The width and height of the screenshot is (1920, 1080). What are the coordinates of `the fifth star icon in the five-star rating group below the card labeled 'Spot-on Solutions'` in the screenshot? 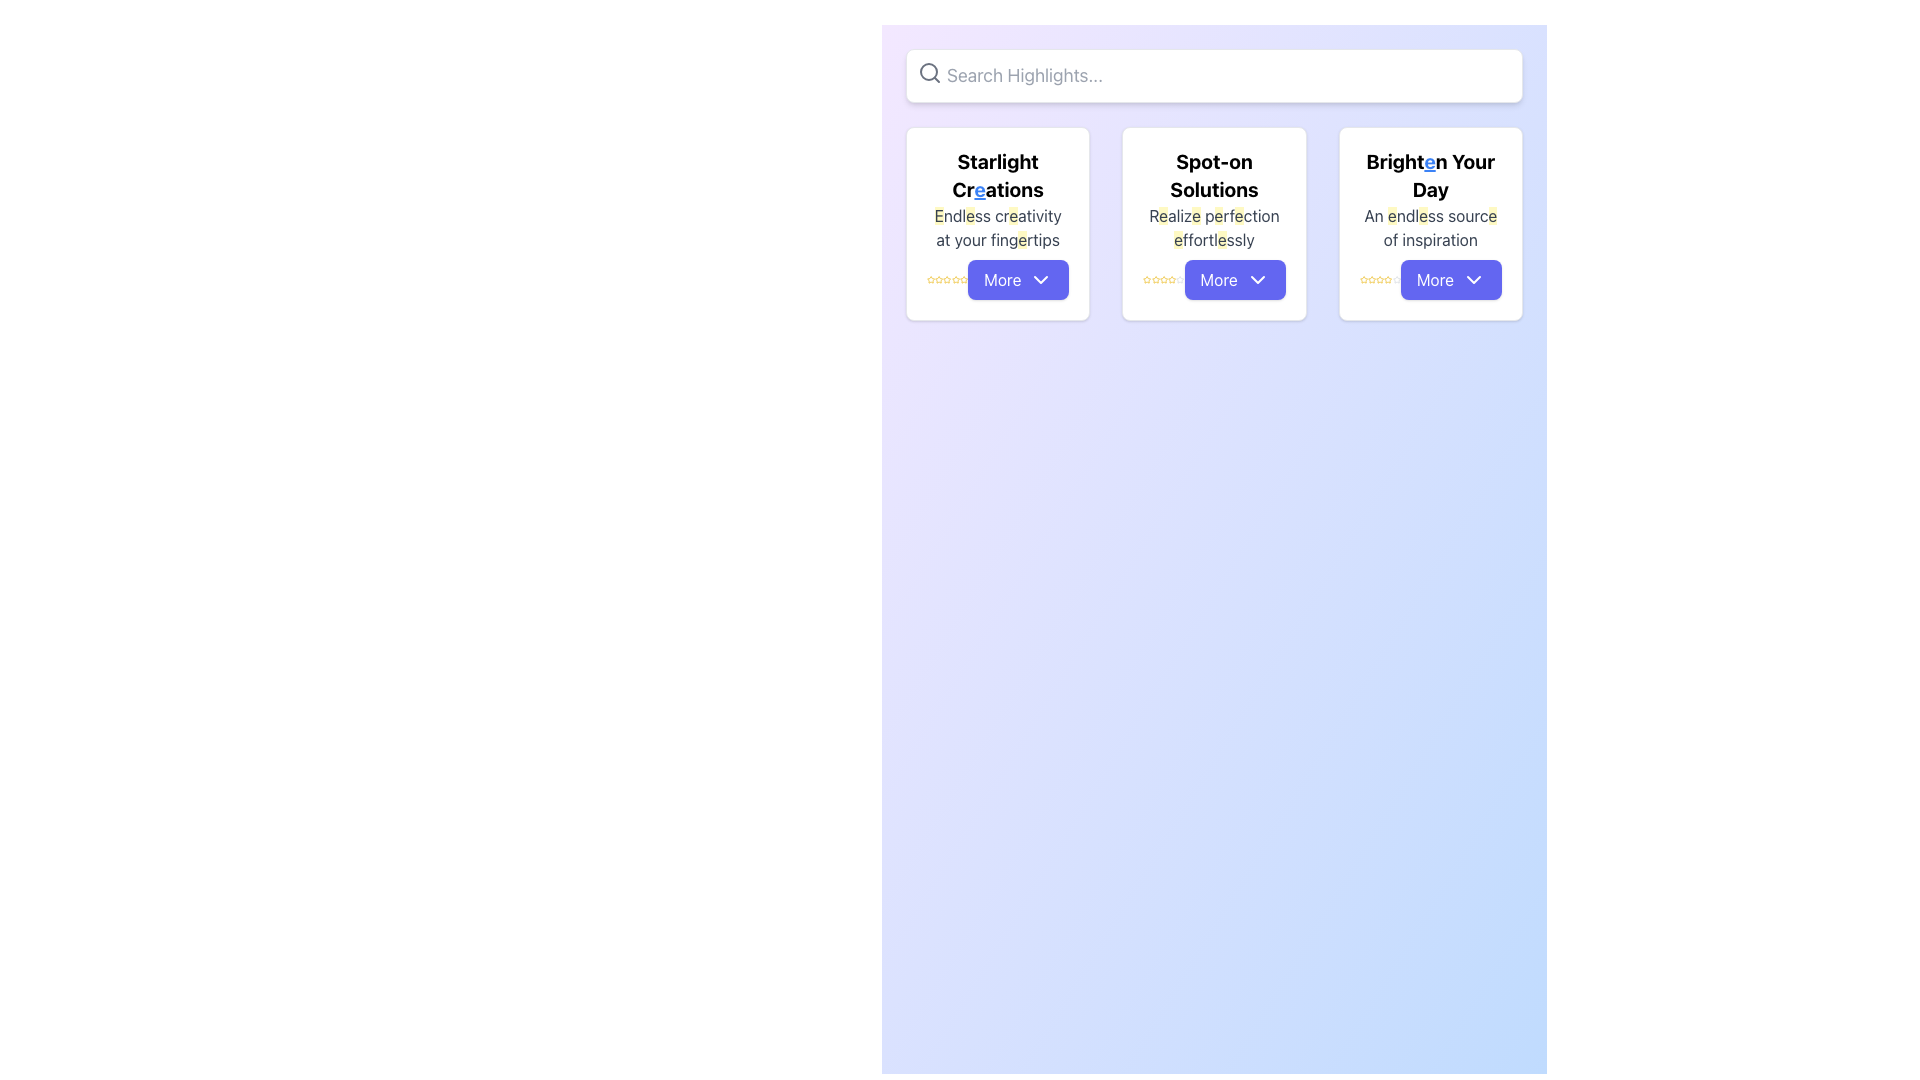 It's located at (1180, 280).